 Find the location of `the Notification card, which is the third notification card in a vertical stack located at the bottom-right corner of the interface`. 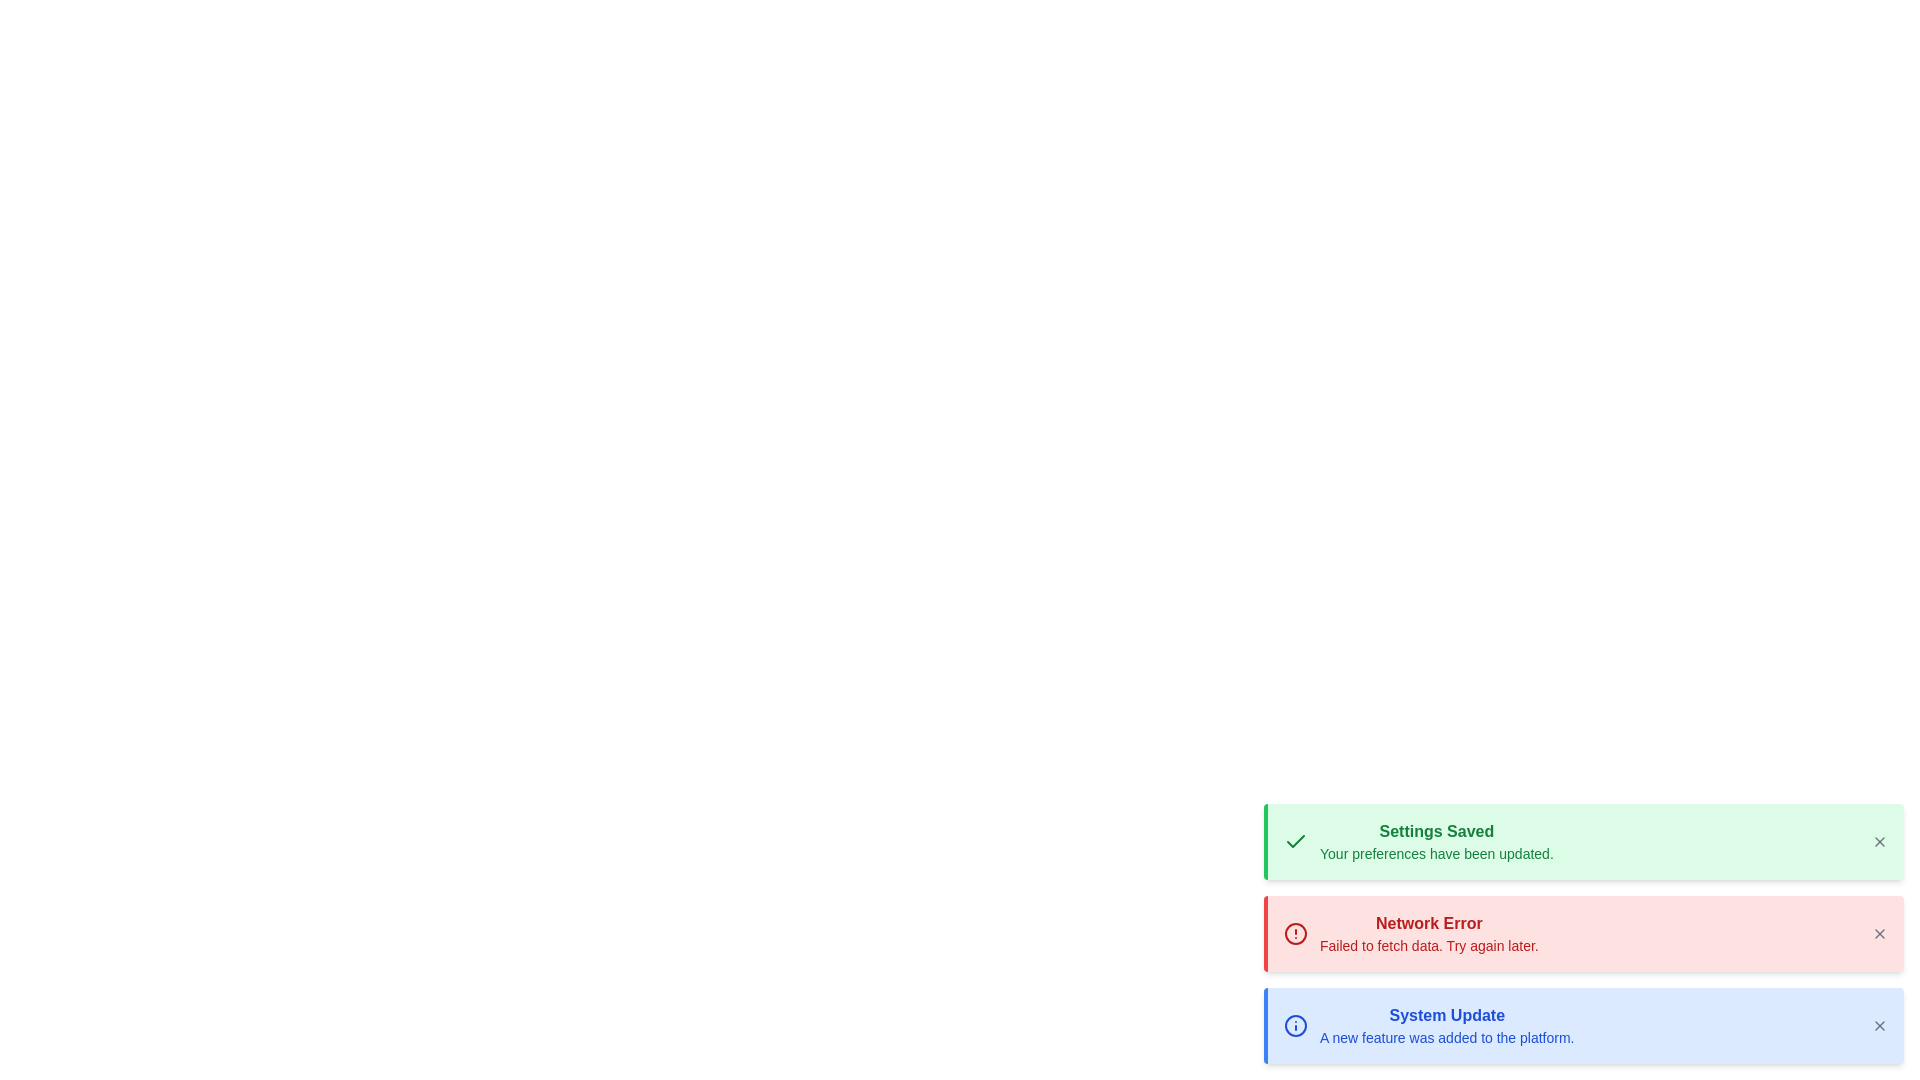

the Notification card, which is the third notification card in a vertical stack located at the bottom-right corner of the interface is located at coordinates (1583, 1026).